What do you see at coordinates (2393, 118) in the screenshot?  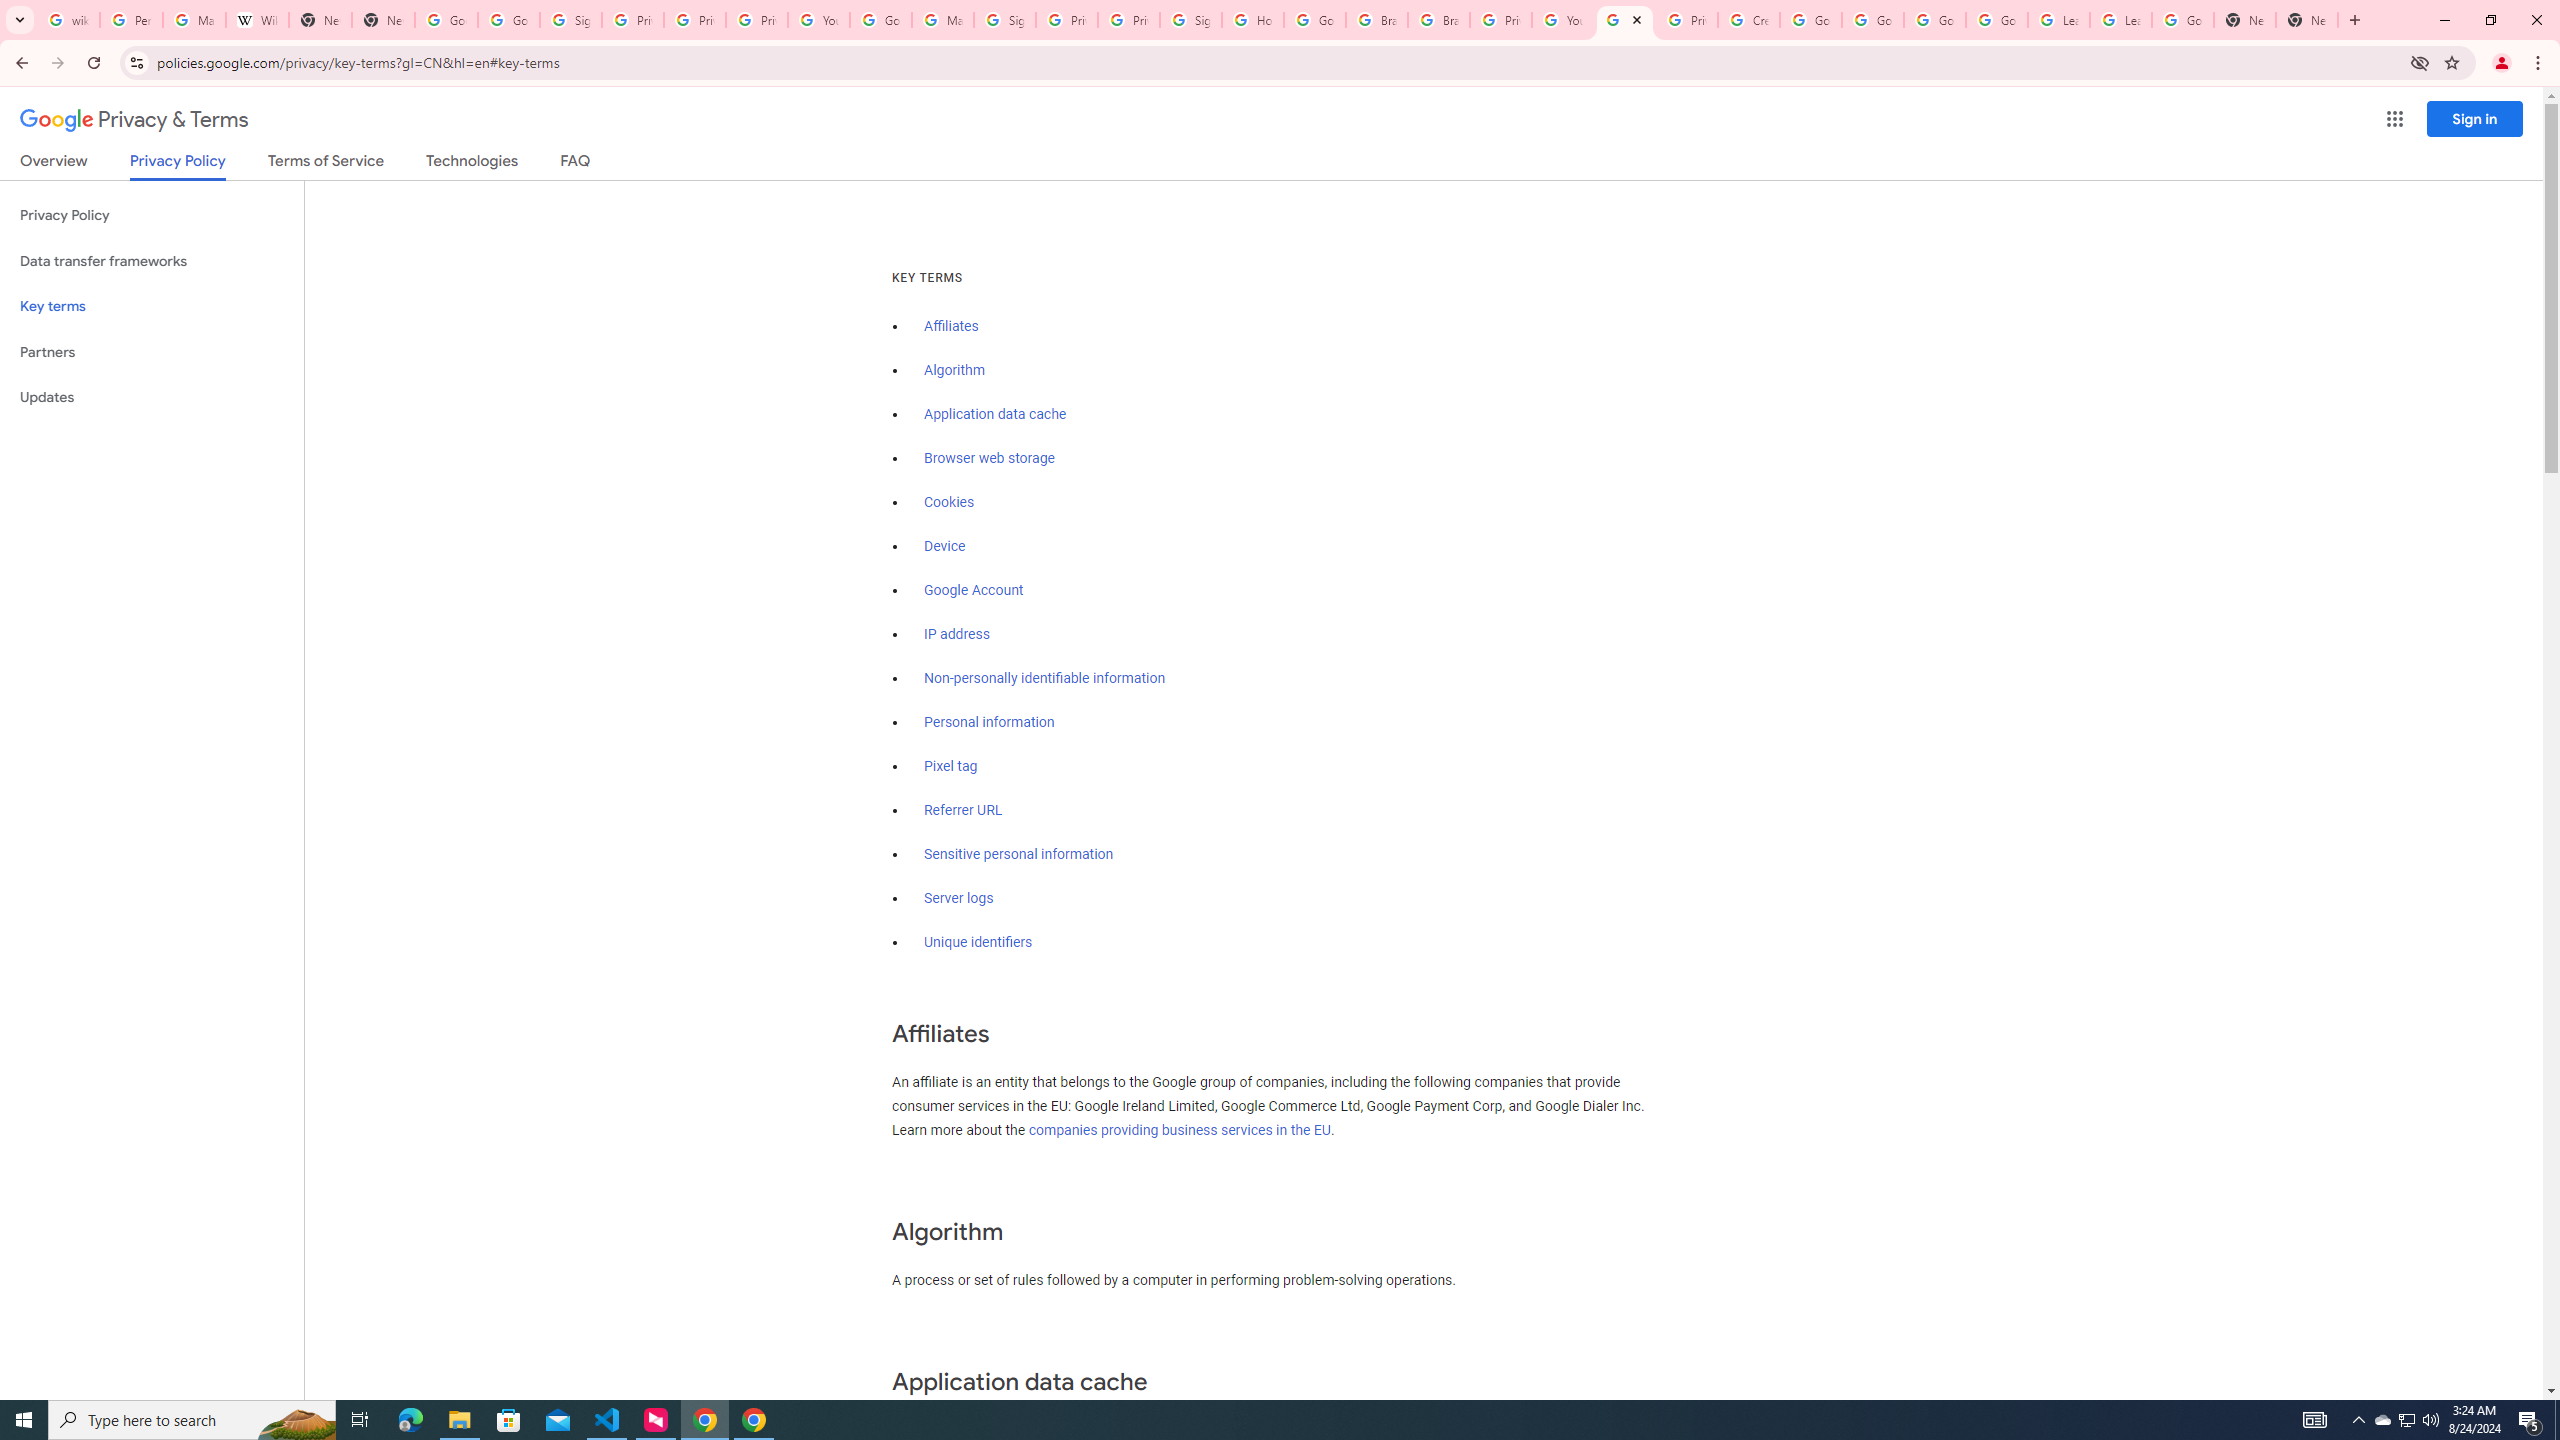 I see `'Google apps'` at bounding box center [2393, 118].